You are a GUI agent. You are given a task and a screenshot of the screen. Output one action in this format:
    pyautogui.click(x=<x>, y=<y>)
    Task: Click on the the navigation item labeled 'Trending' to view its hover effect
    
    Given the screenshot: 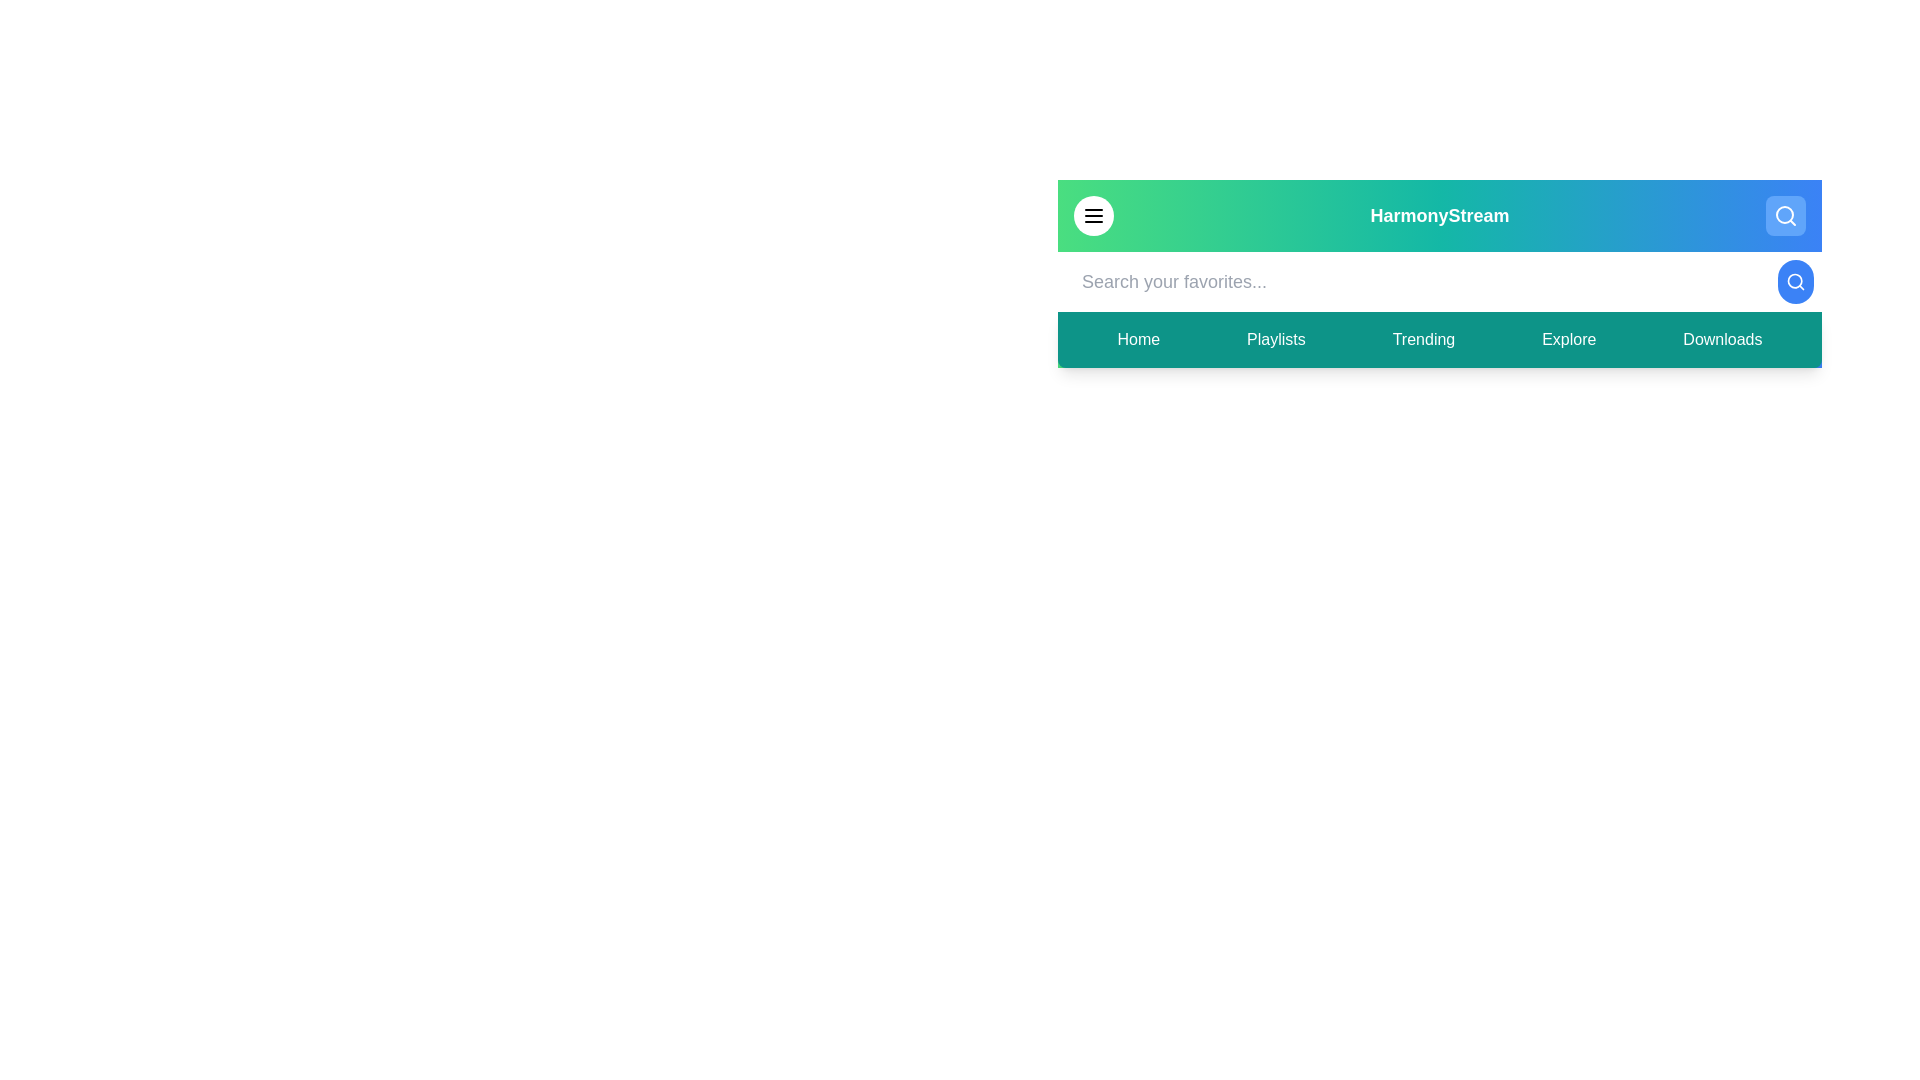 What is the action you would take?
    pyautogui.click(x=1423, y=338)
    